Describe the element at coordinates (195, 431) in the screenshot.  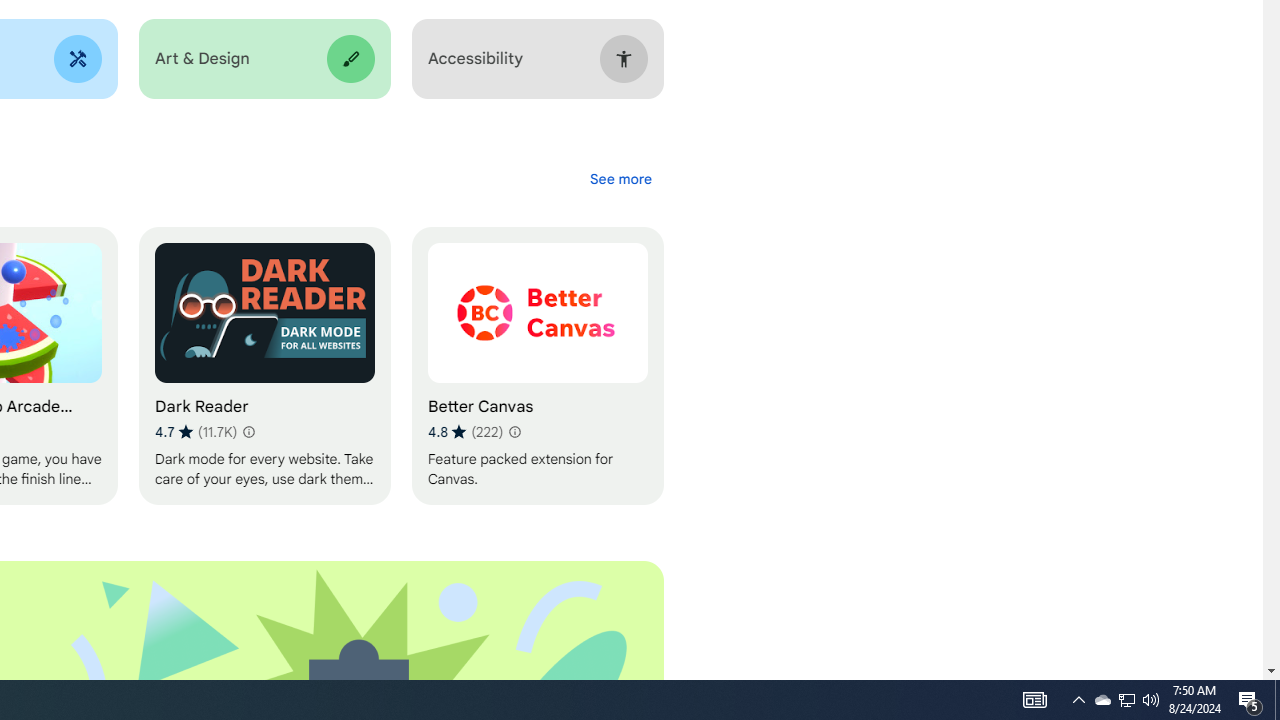
I see `'Average rating 4.7 out of 5 stars. 11.7K ratings.'` at that location.